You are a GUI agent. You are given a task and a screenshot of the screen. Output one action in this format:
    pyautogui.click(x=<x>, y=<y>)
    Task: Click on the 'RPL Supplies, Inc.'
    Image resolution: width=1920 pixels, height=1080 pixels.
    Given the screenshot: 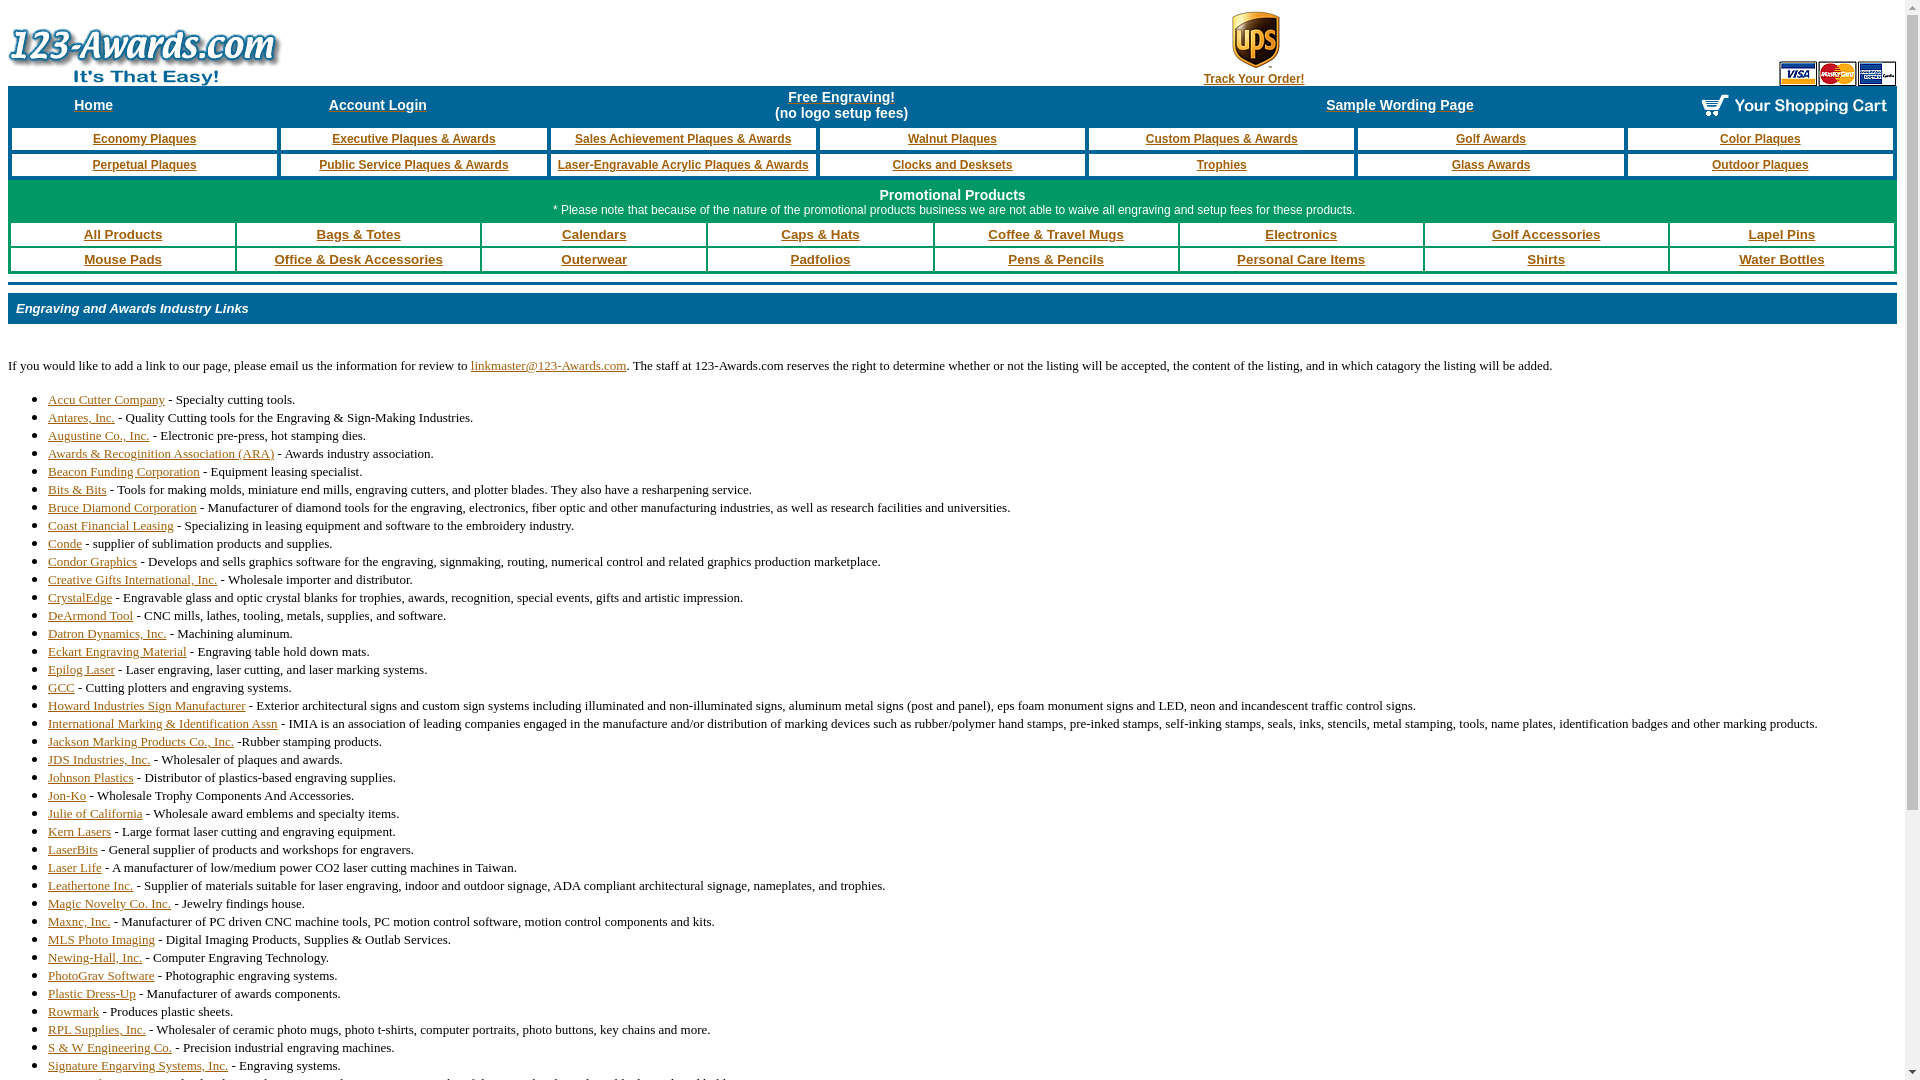 What is the action you would take?
    pyautogui.click(x=95, y=1029)
    